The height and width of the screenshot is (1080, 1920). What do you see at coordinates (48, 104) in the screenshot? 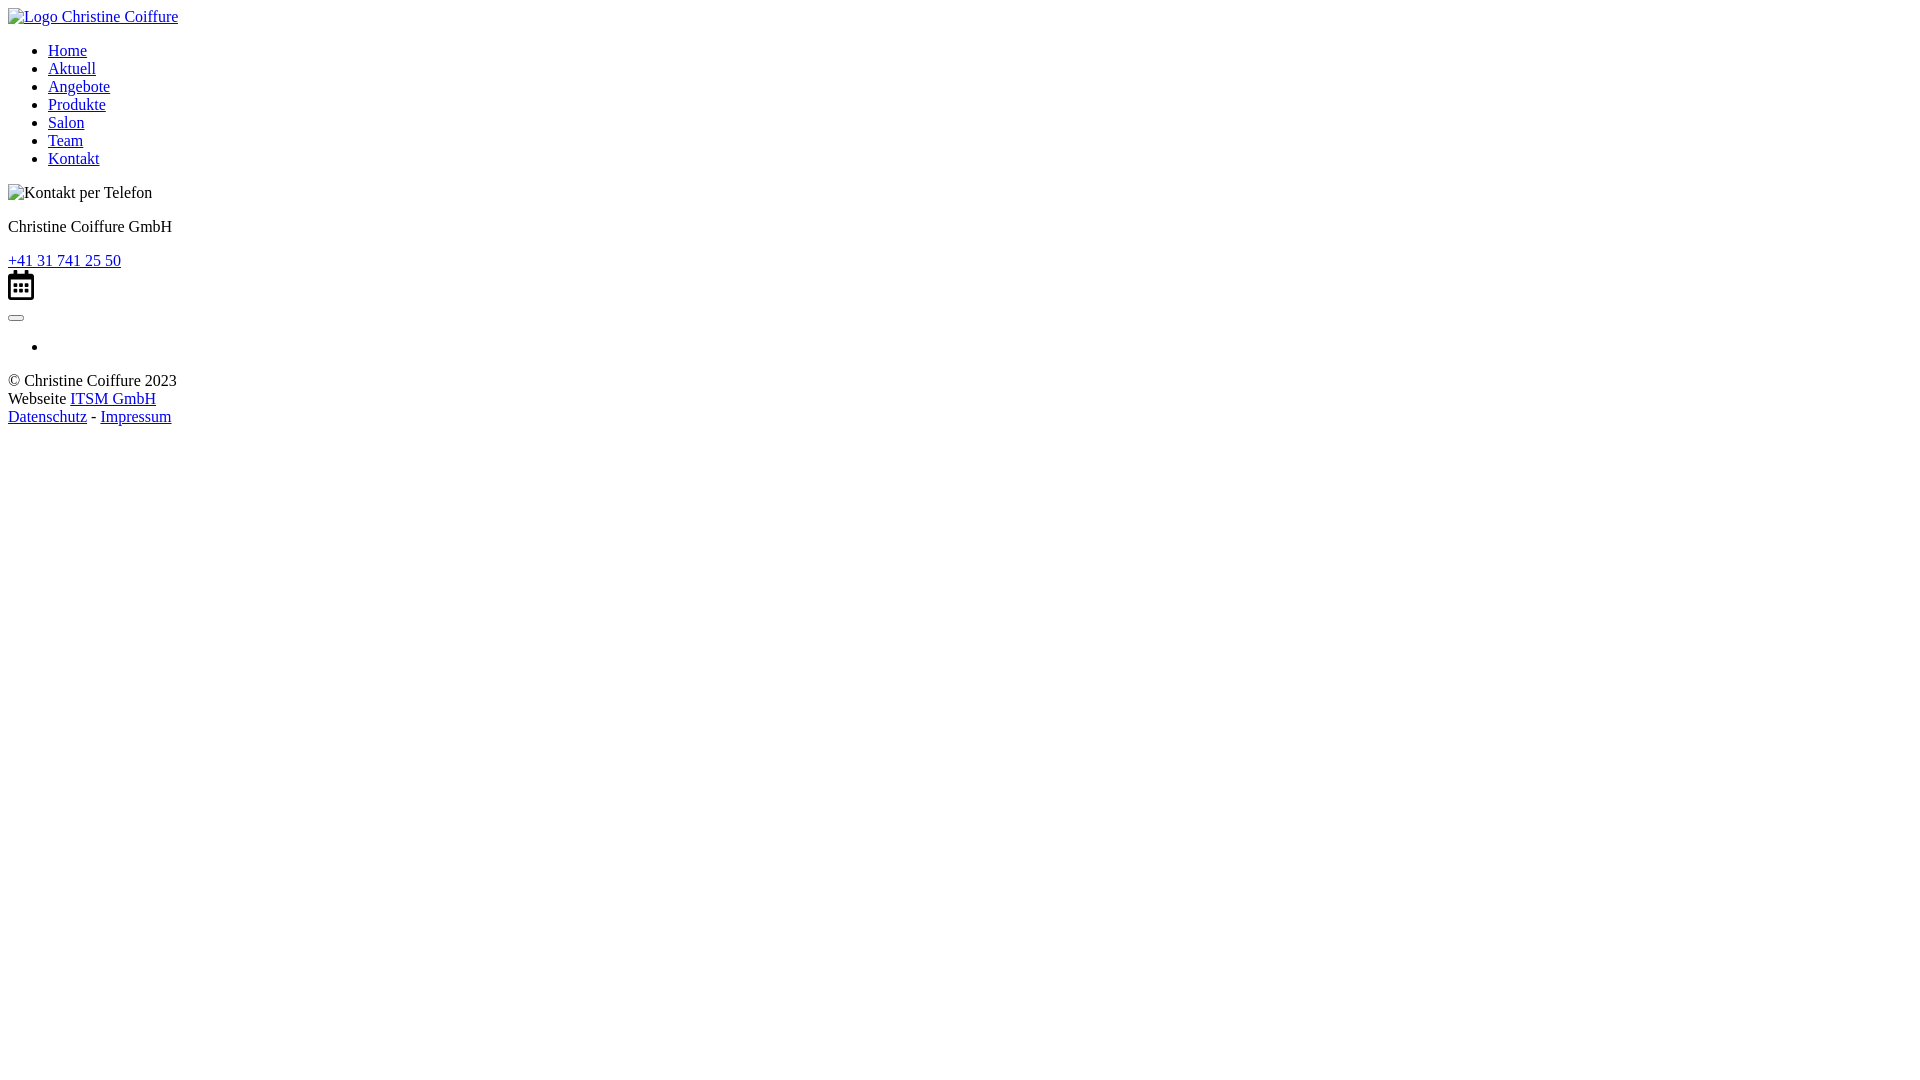
I see `'Produkte'` at bounding box center [48, 104].